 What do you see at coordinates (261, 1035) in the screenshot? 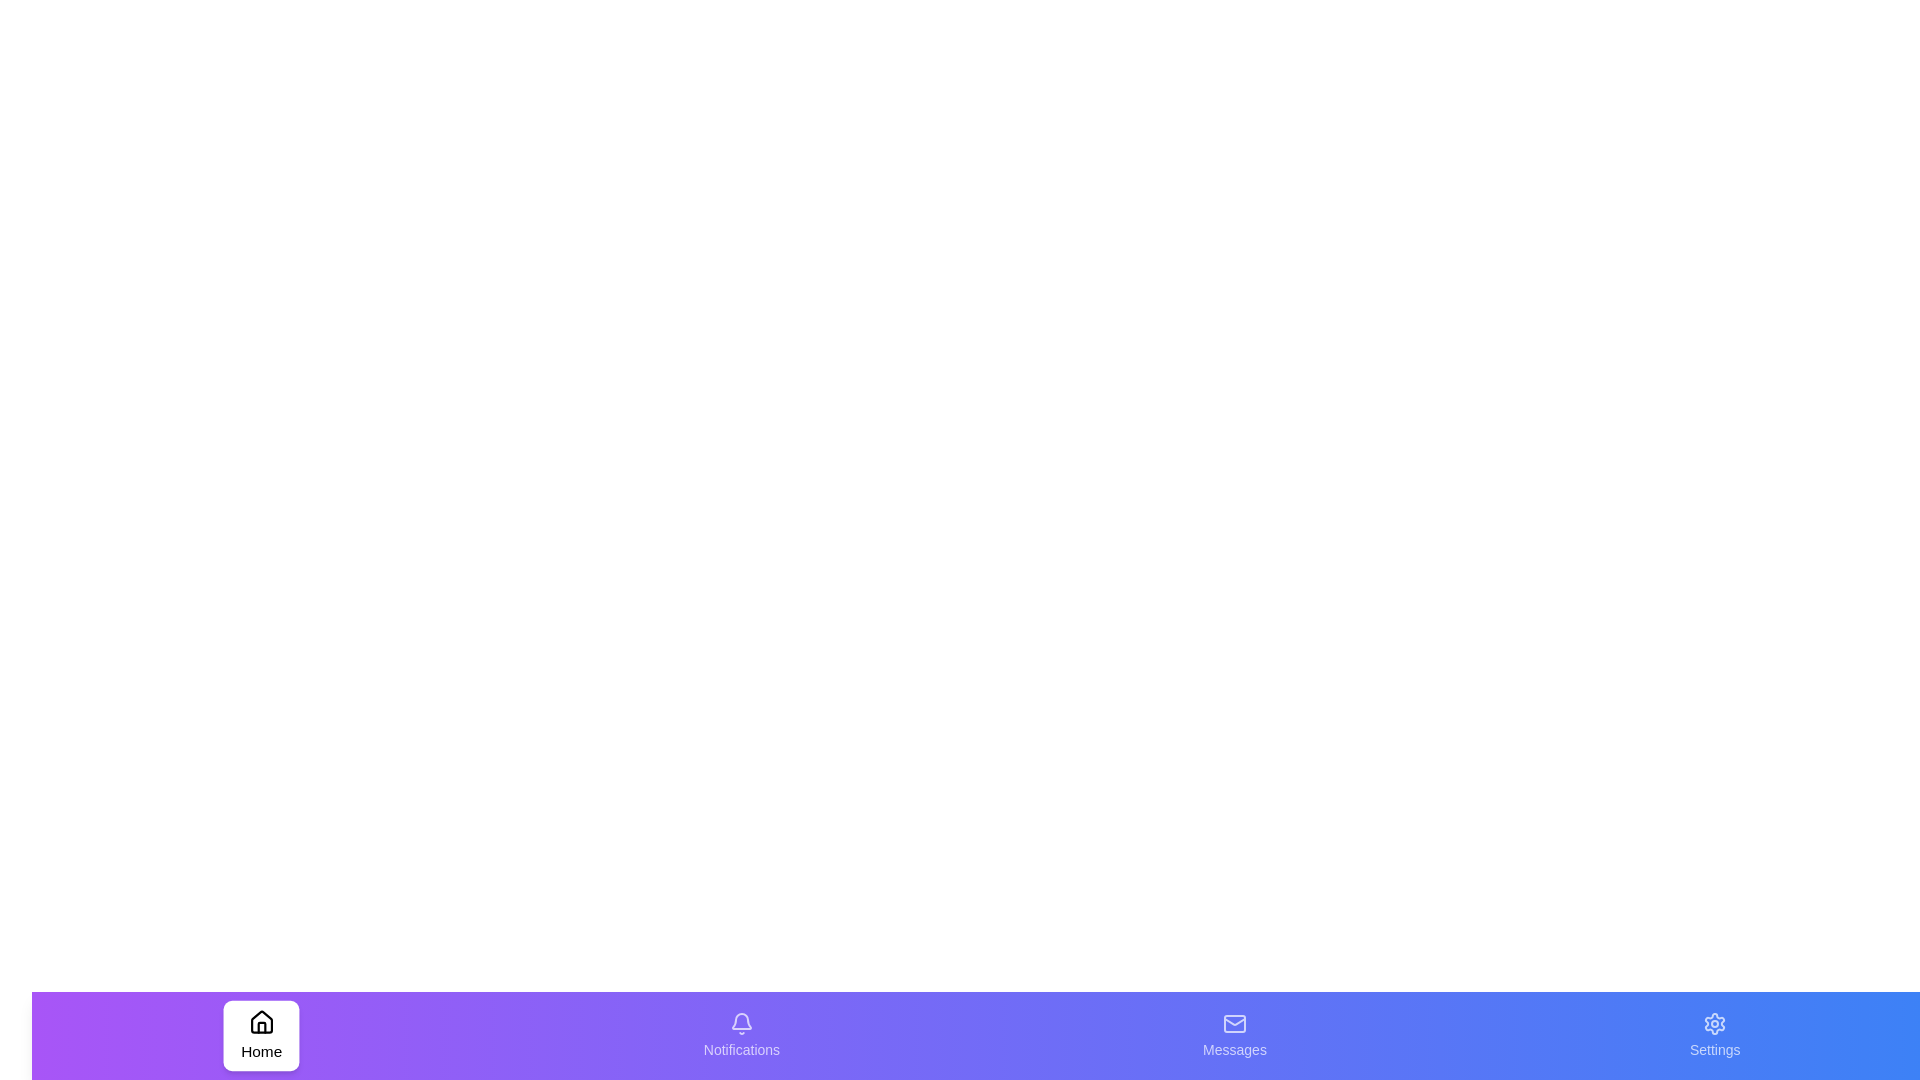
I see `the Home tab to observe its visual feedback` at bounding box center [261, 1035].